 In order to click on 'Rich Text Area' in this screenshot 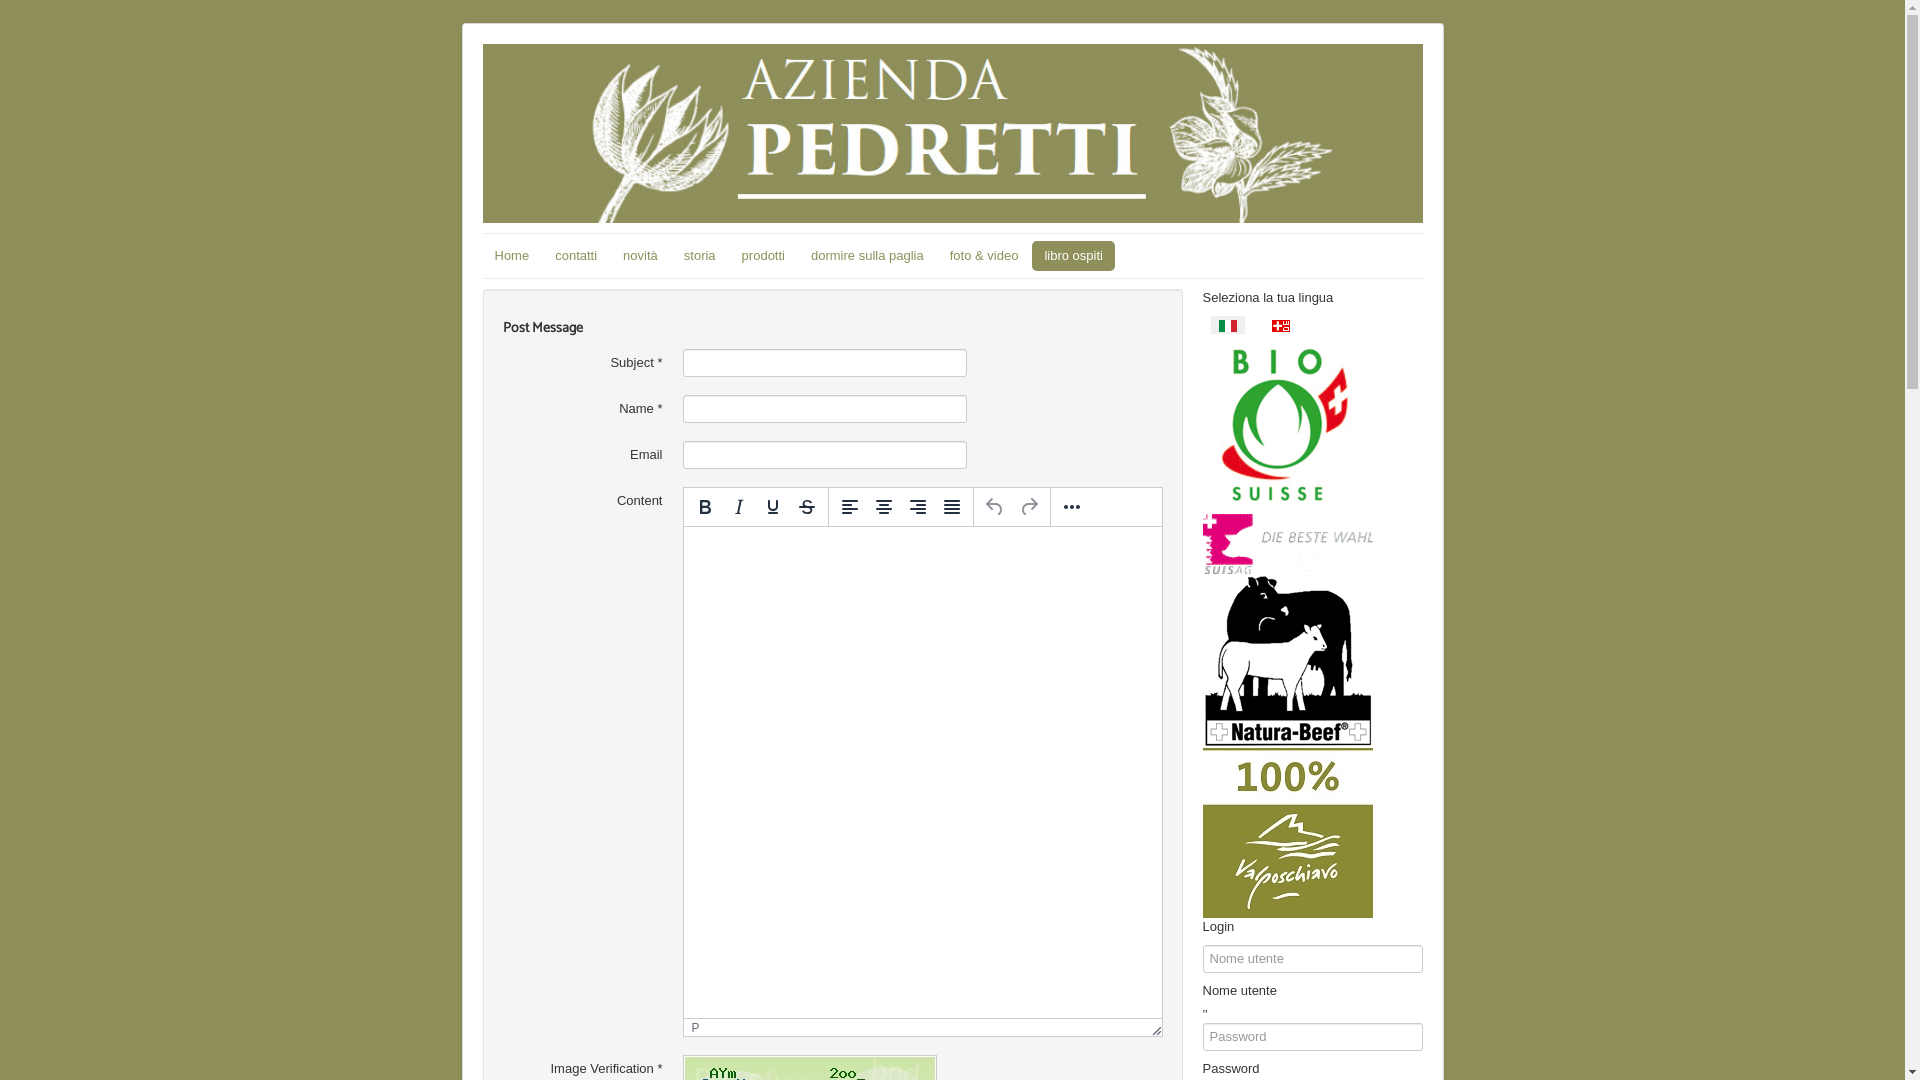, I will do `click(921, 771)`.